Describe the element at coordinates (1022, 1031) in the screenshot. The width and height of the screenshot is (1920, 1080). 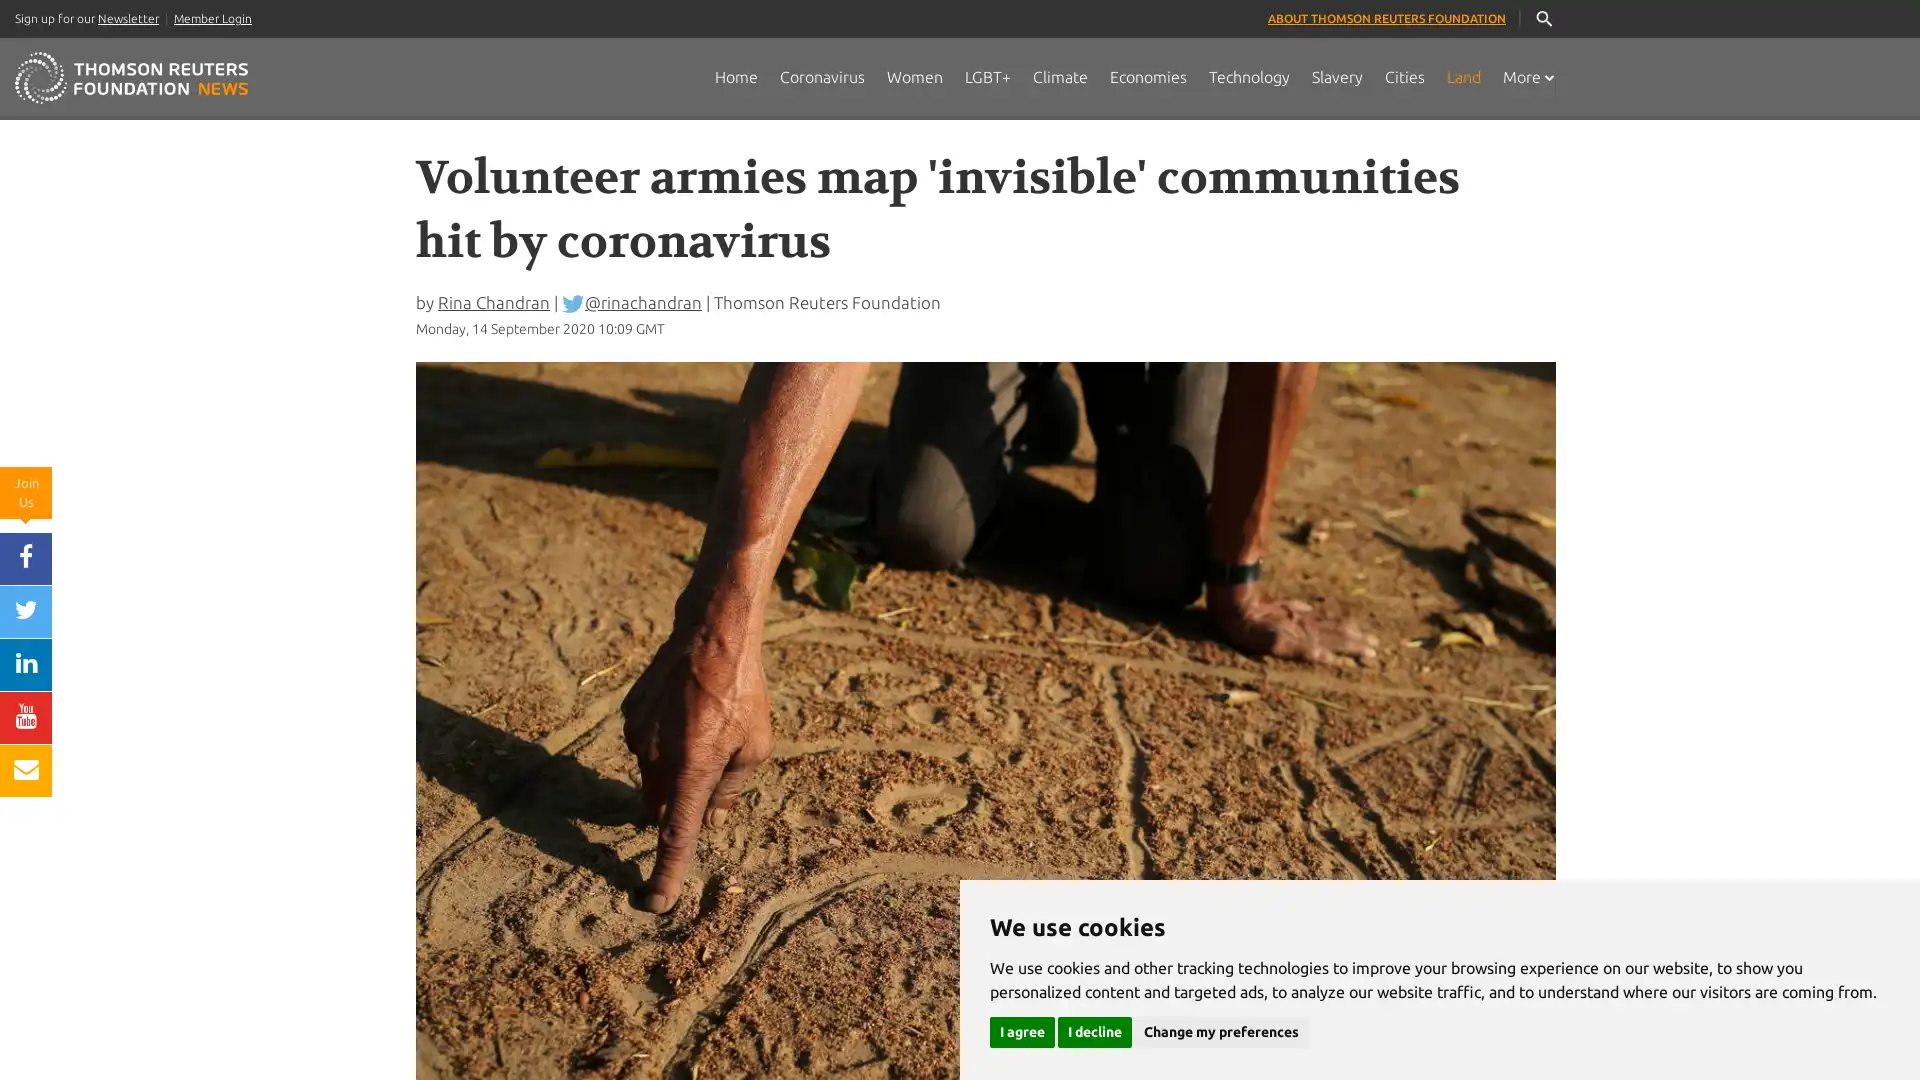
I see `I agree` at that location.